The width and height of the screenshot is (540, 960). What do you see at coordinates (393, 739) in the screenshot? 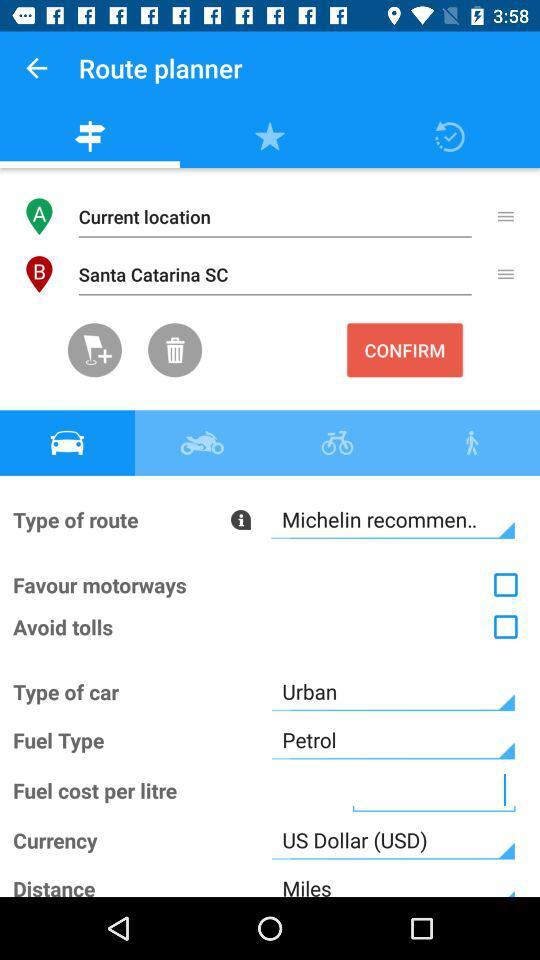
I see `the text field beside fuel type` at bounding box center [393, 739].